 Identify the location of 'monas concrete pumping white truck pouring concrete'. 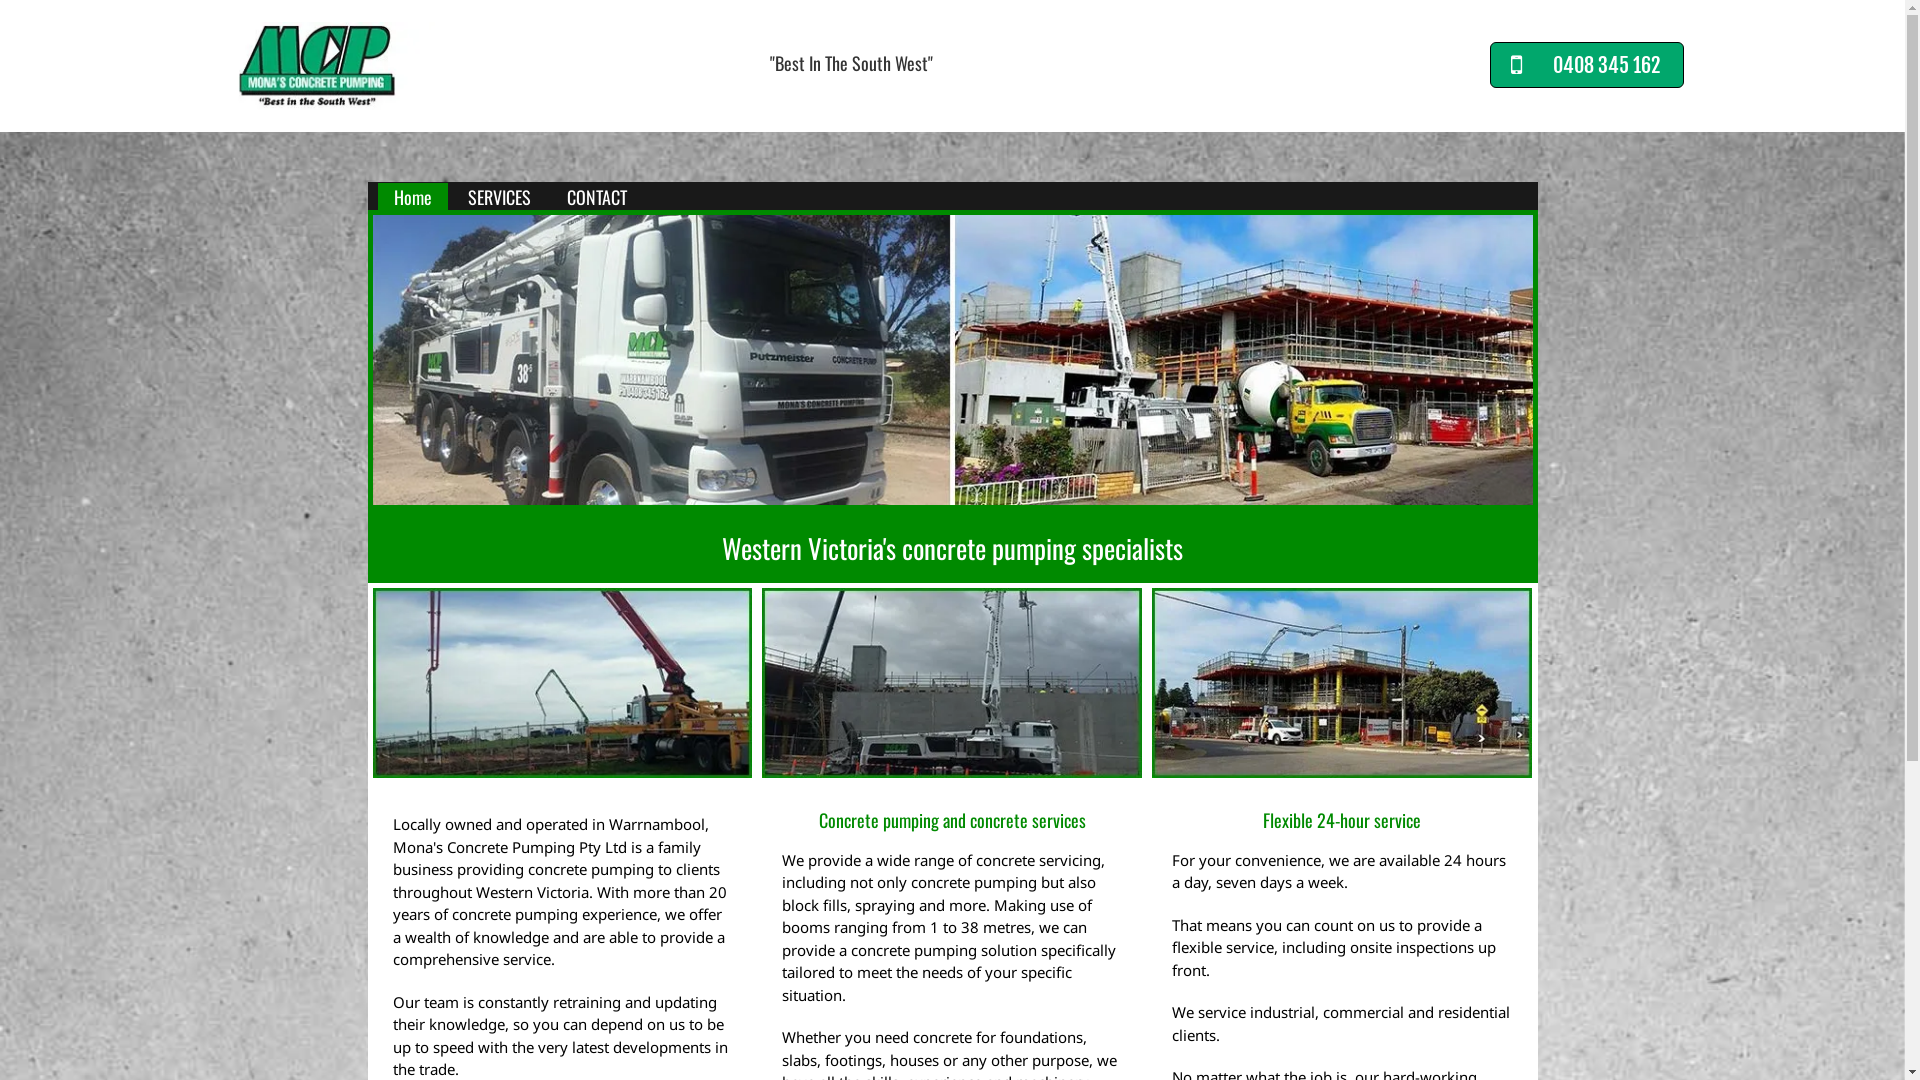
(950, 681).